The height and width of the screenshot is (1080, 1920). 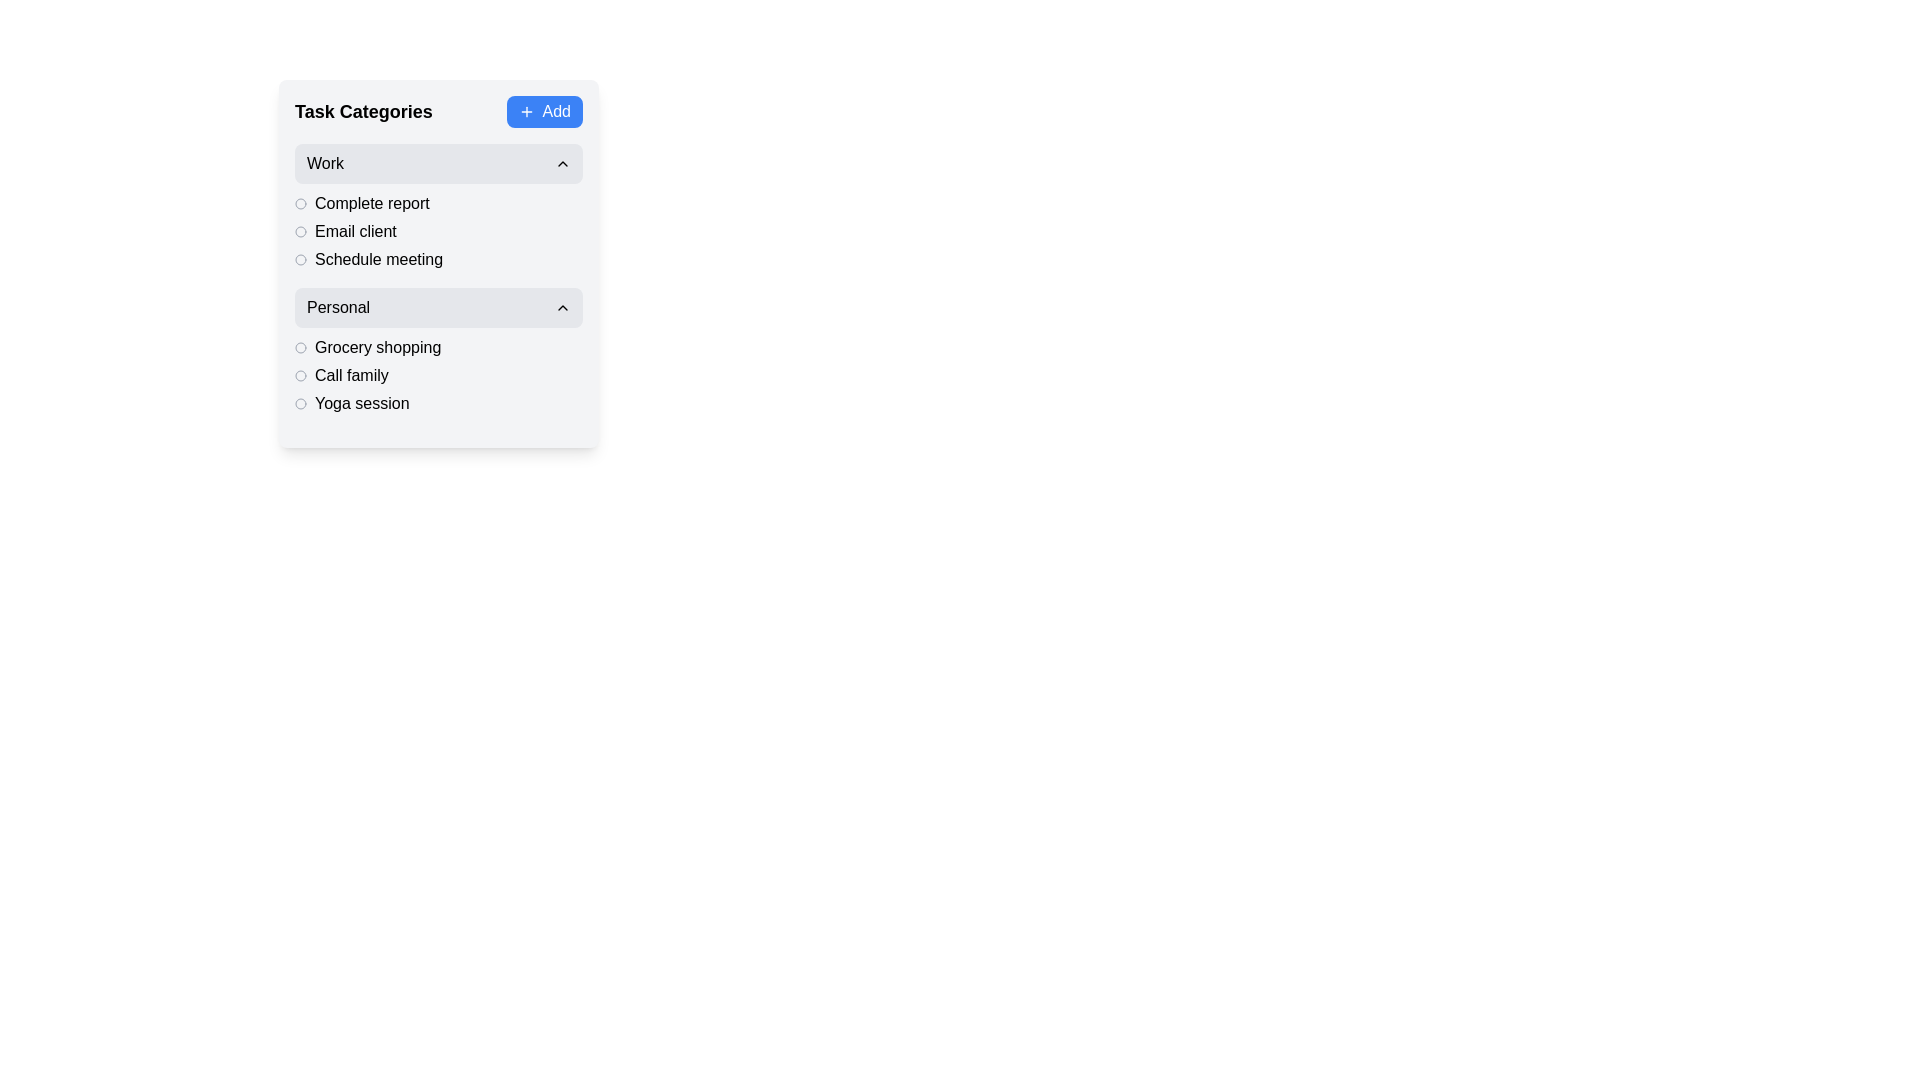 What do you see at coordinates (437, 258) in the screenshot?
I see `the 'Schedule meeting' list item which is the third item under the 'Work' task category` at bounding box center [437, 258].